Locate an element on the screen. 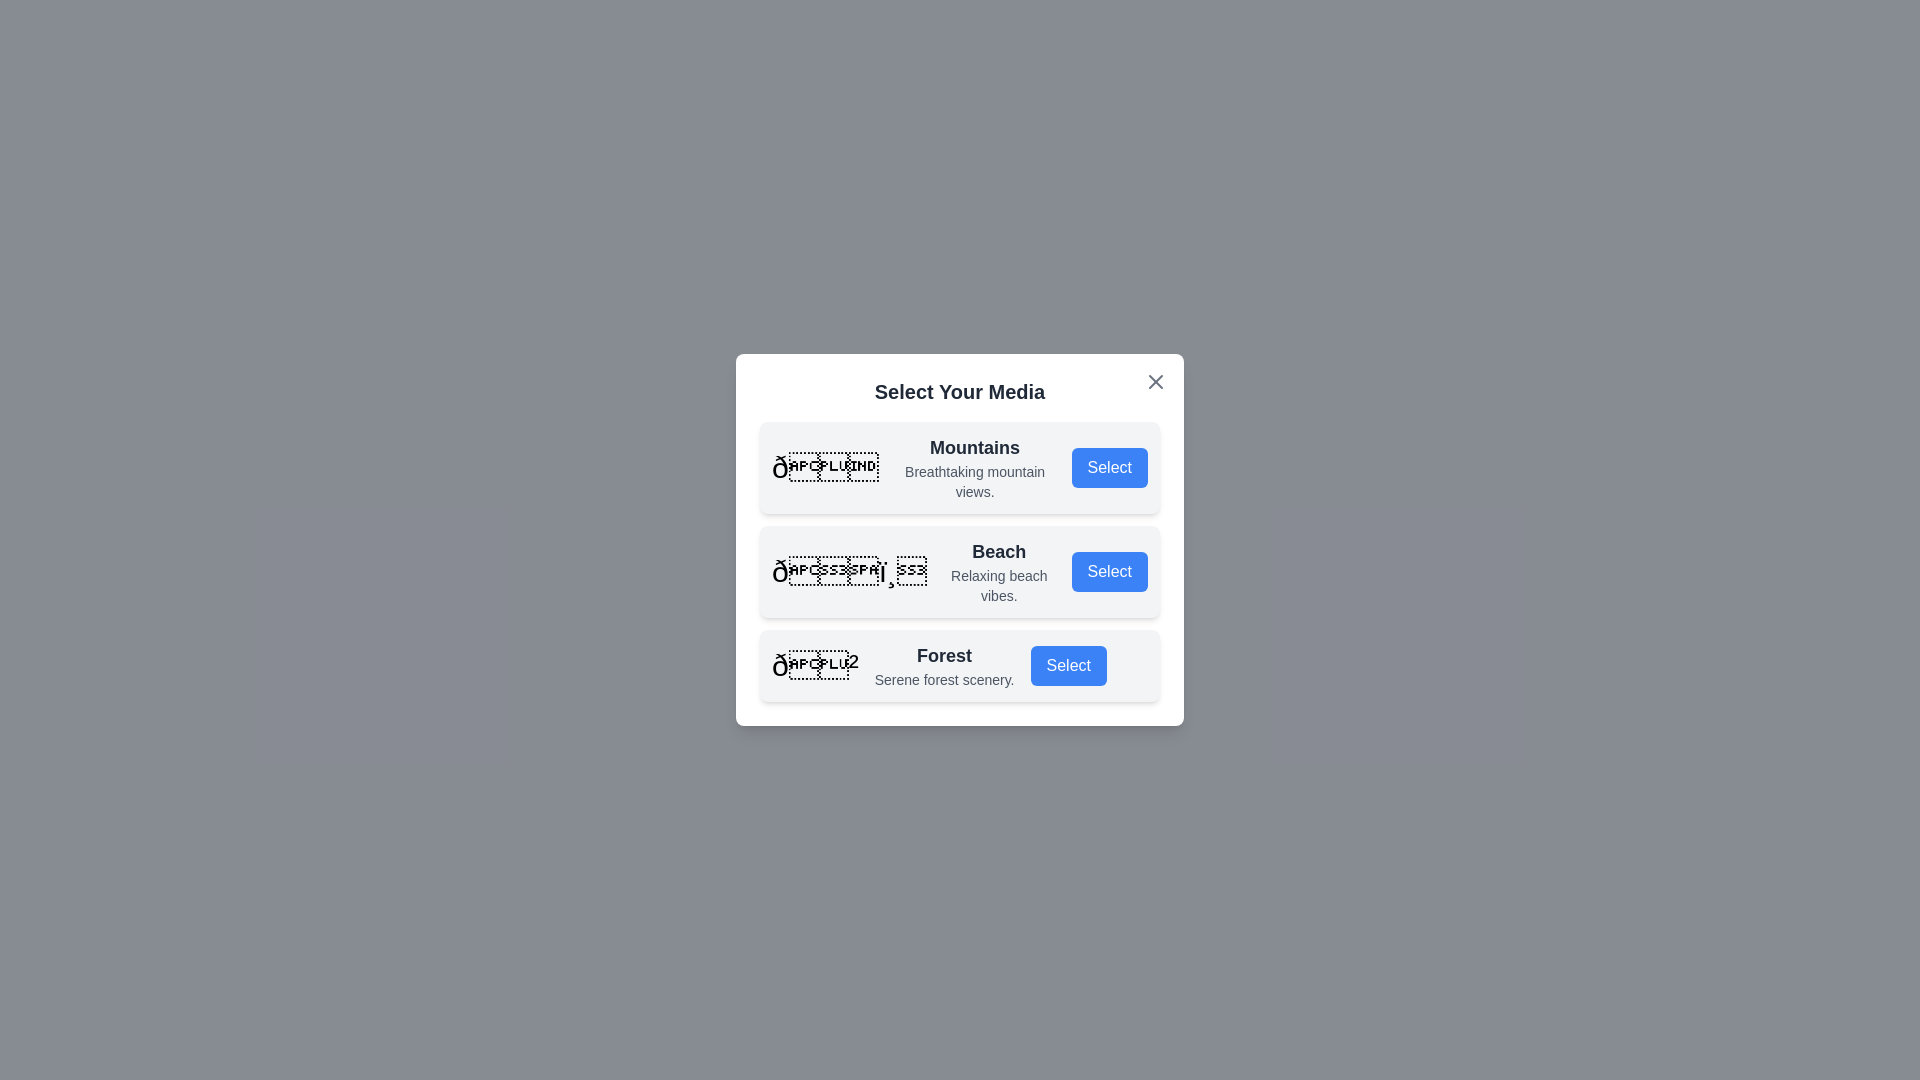  'Select' button for the specified media option Mountains is located at coordinates (1108, 467).